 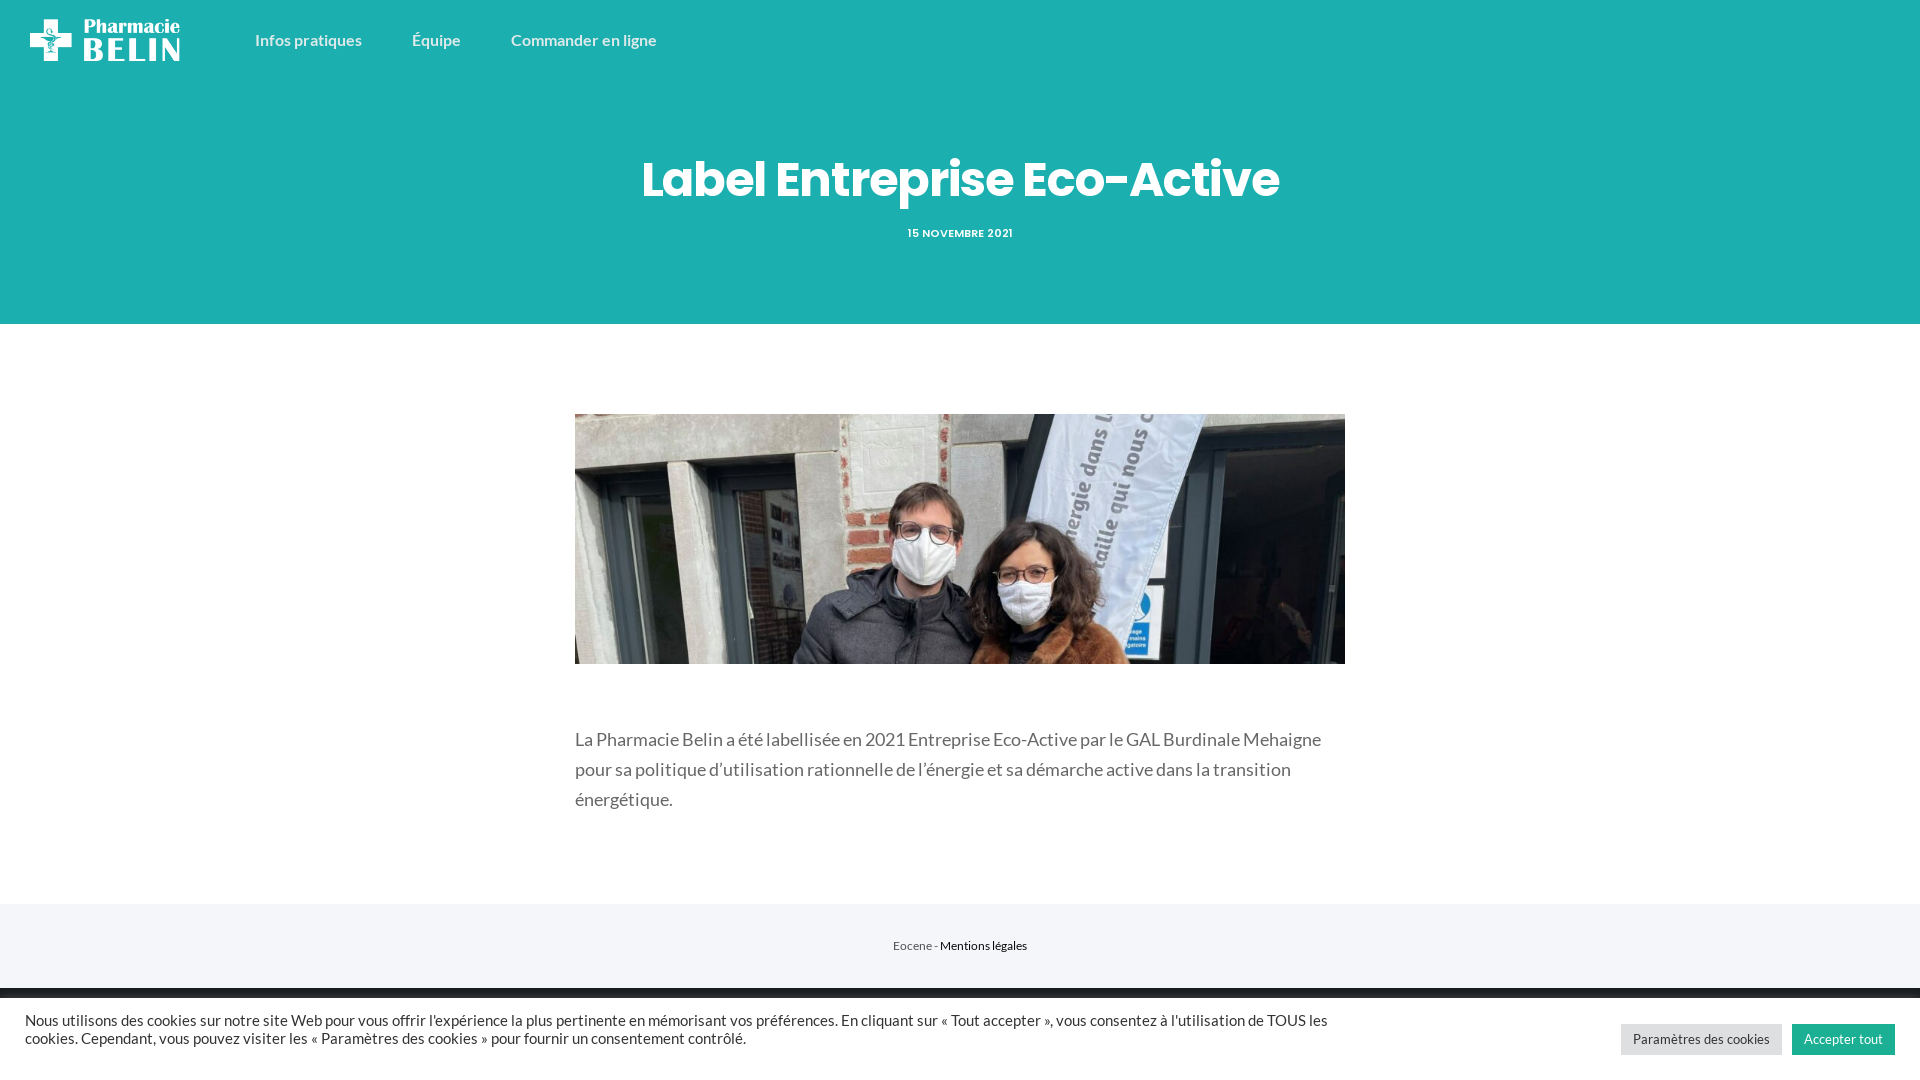 I want to click on 'Accepter tout', so click(x=1842, y=1038).